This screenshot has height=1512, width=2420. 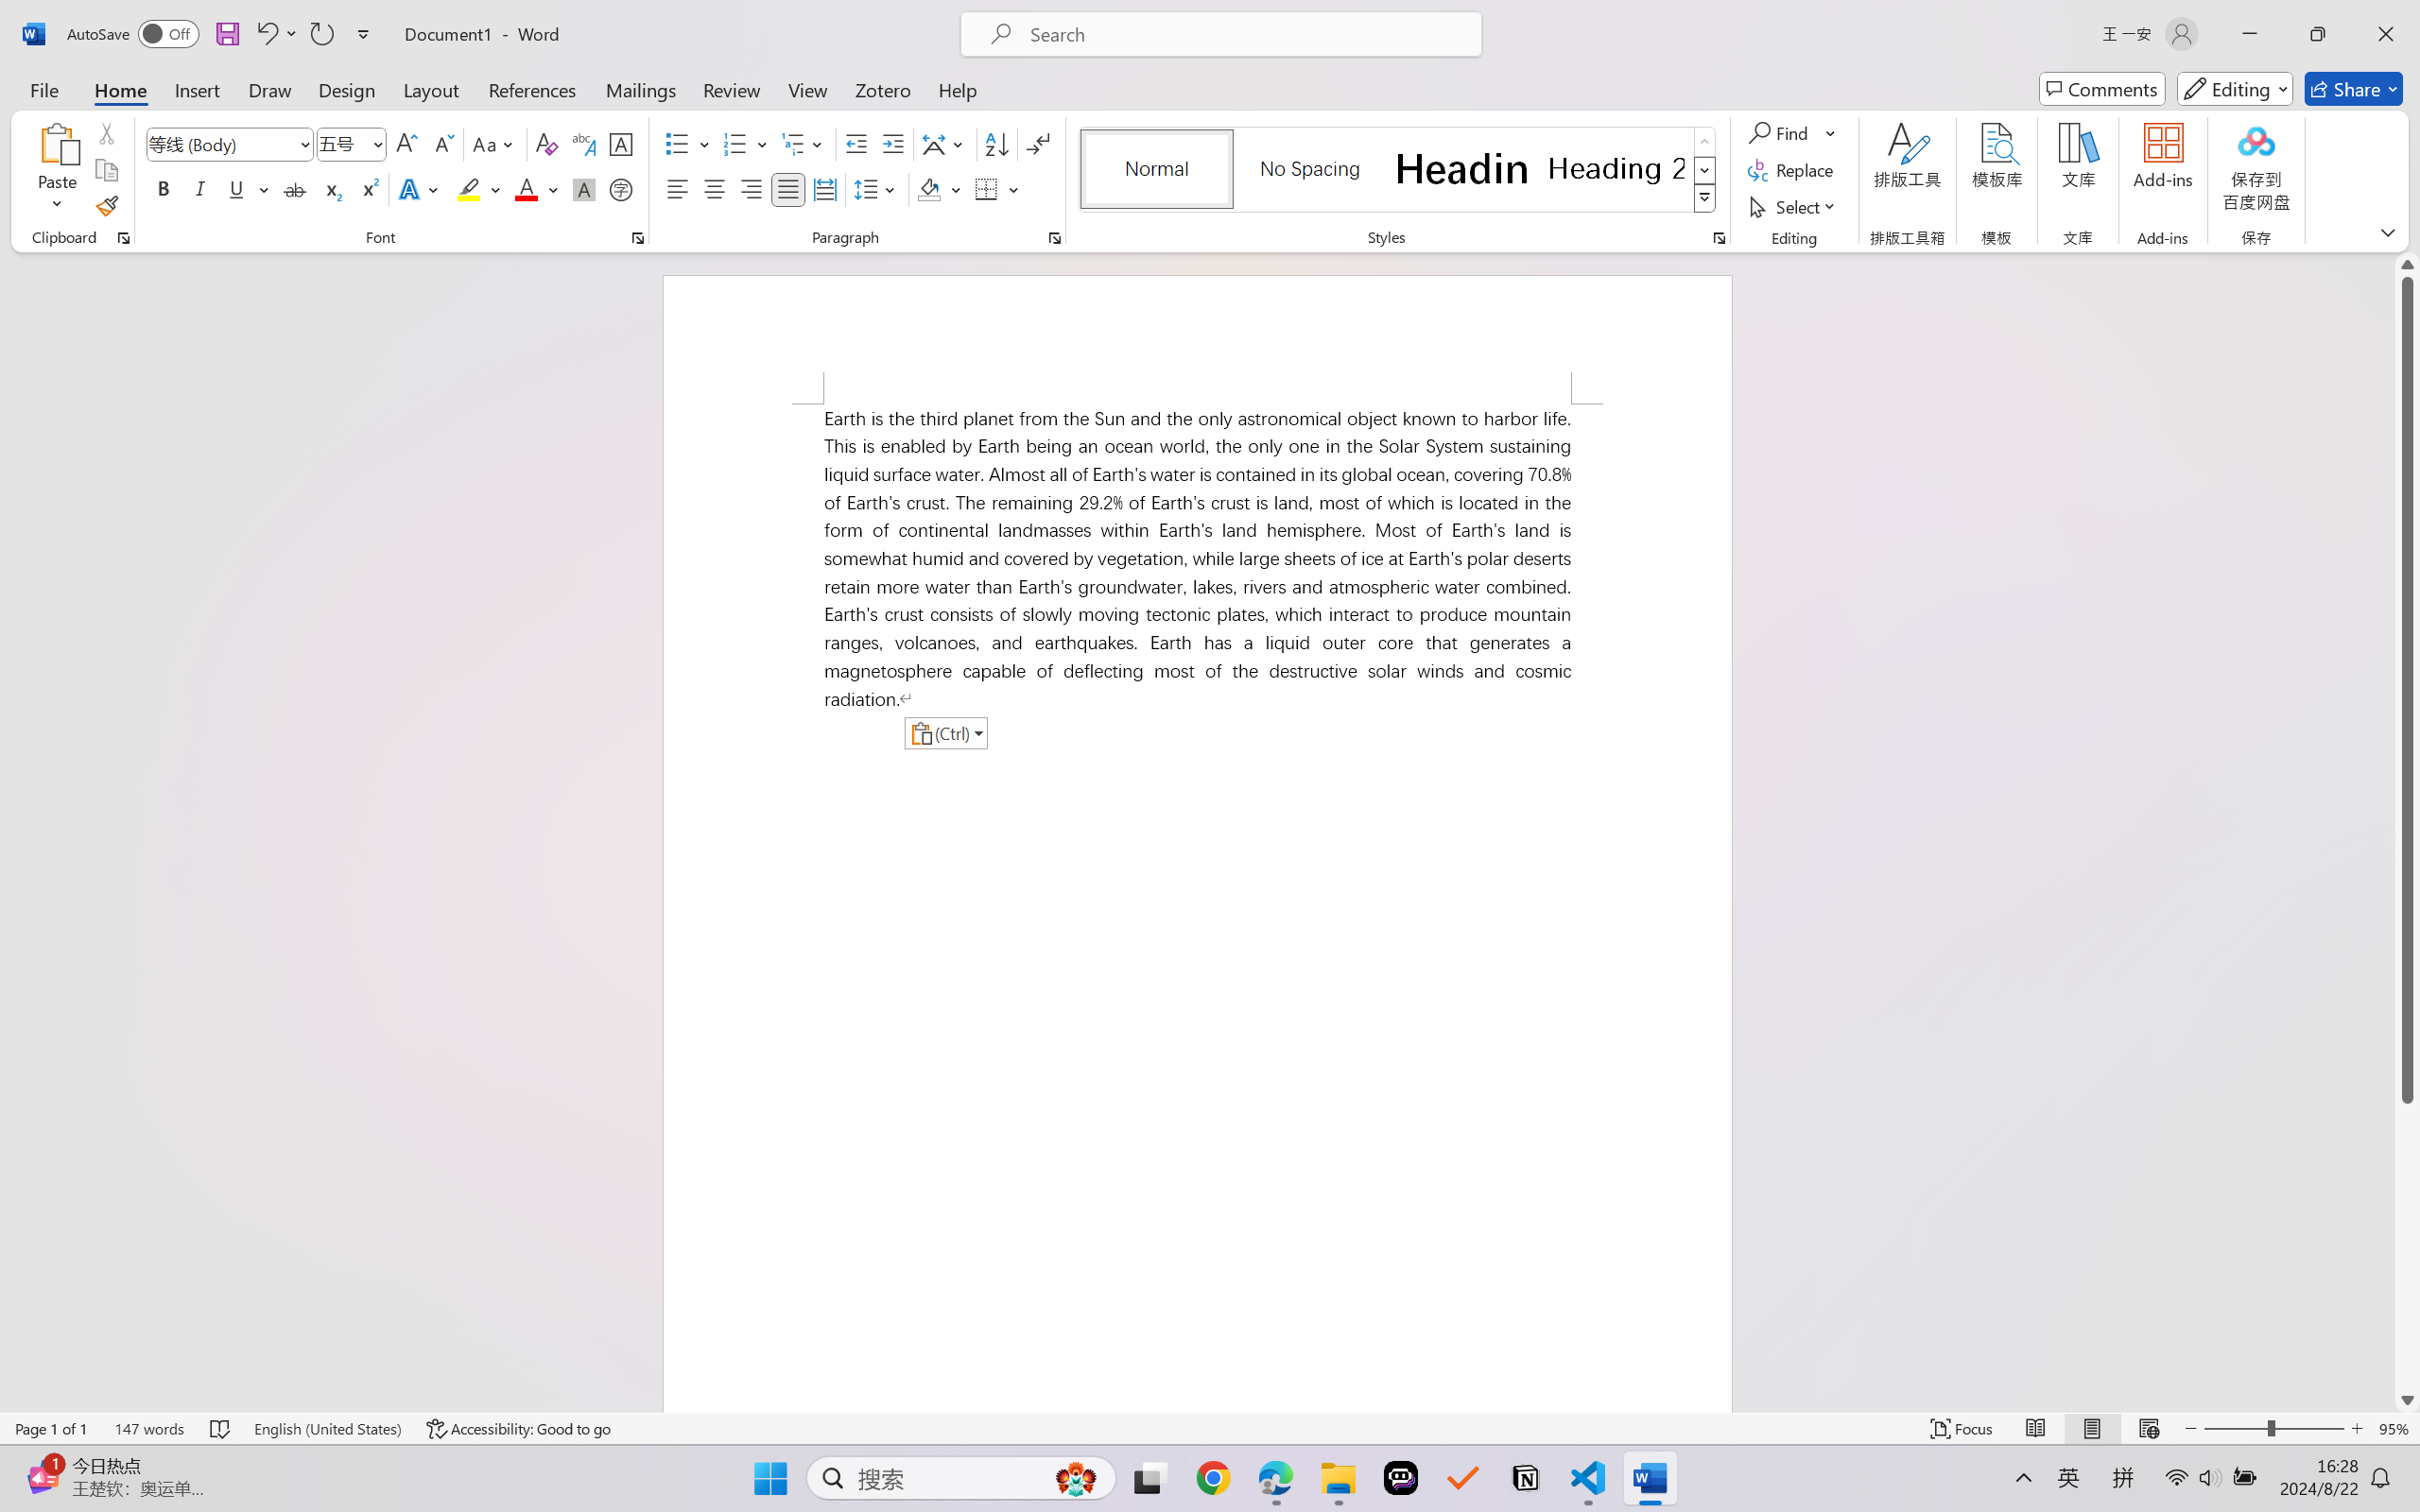 What do you see at coordinates (1795, 207) in the screenshot?
I see `'Select'` at bounding box center [1795, 207].